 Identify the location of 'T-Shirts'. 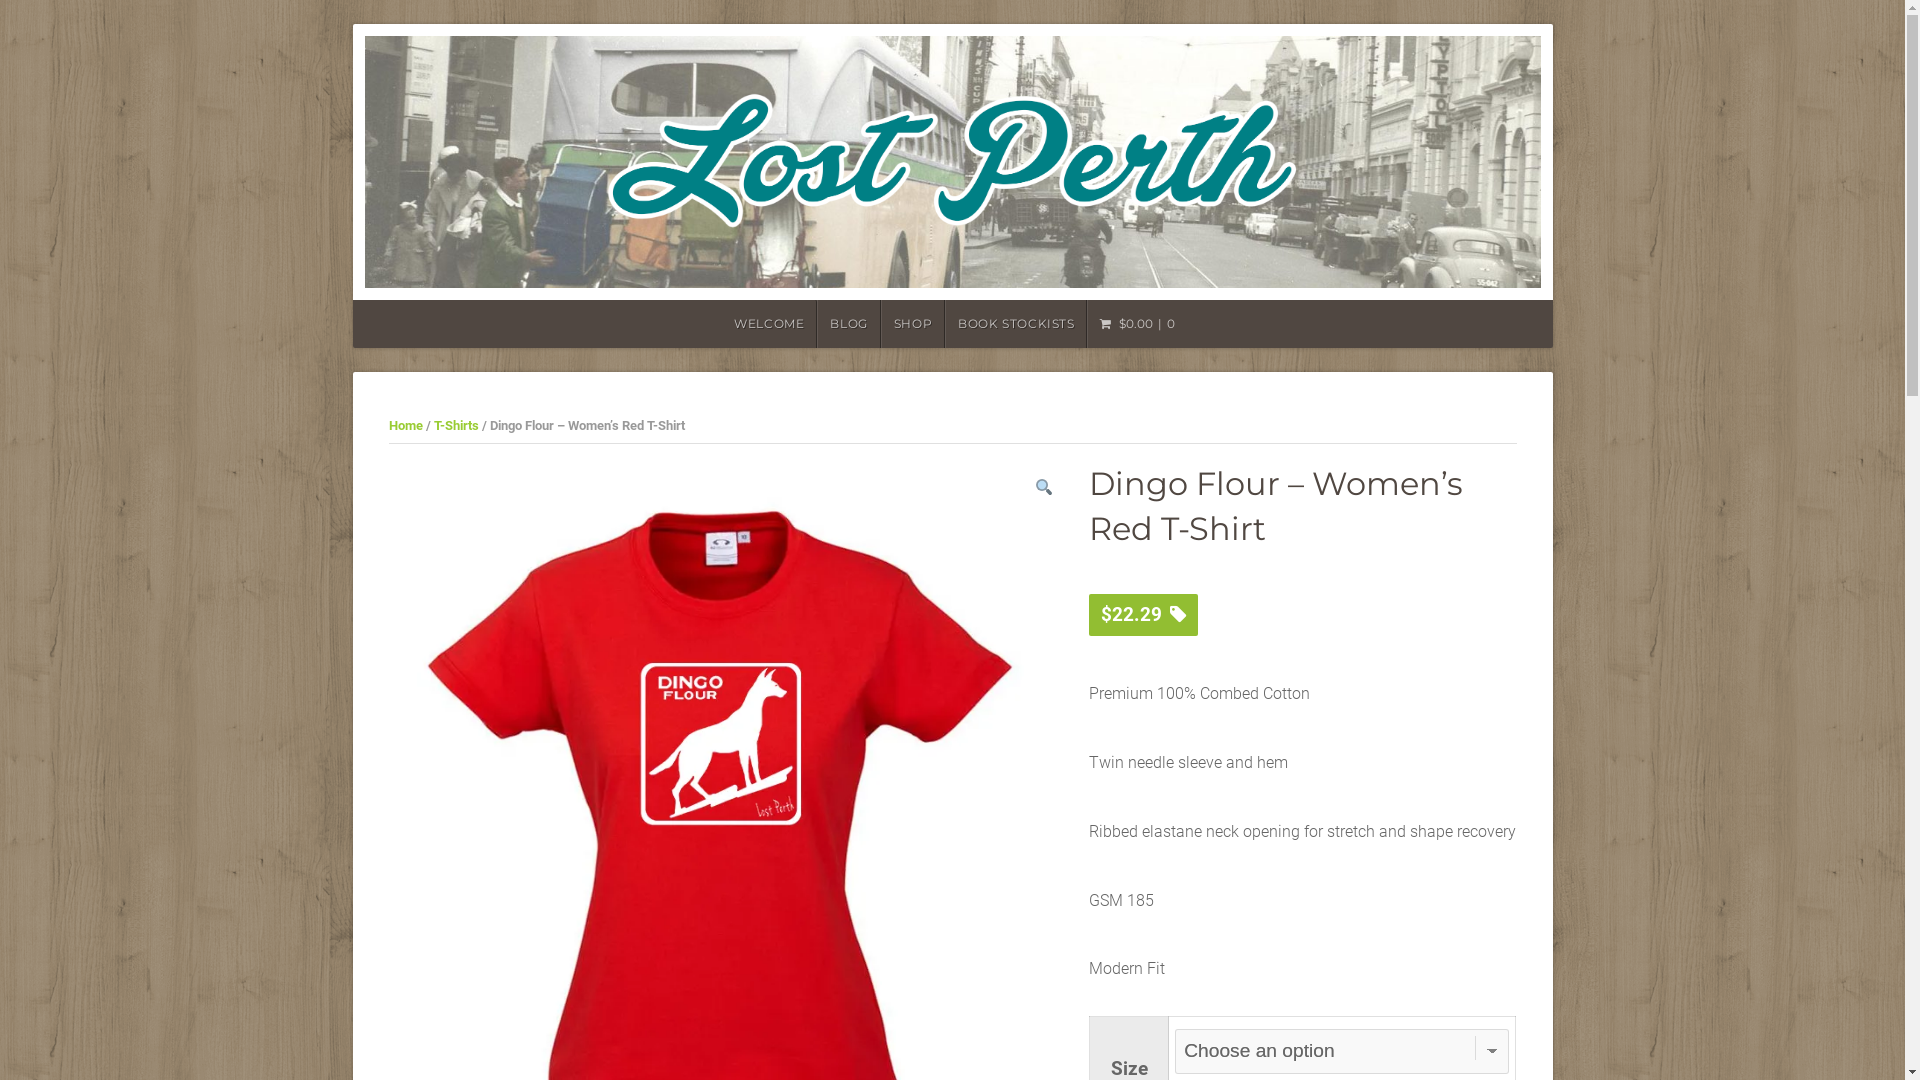
(455, 424).